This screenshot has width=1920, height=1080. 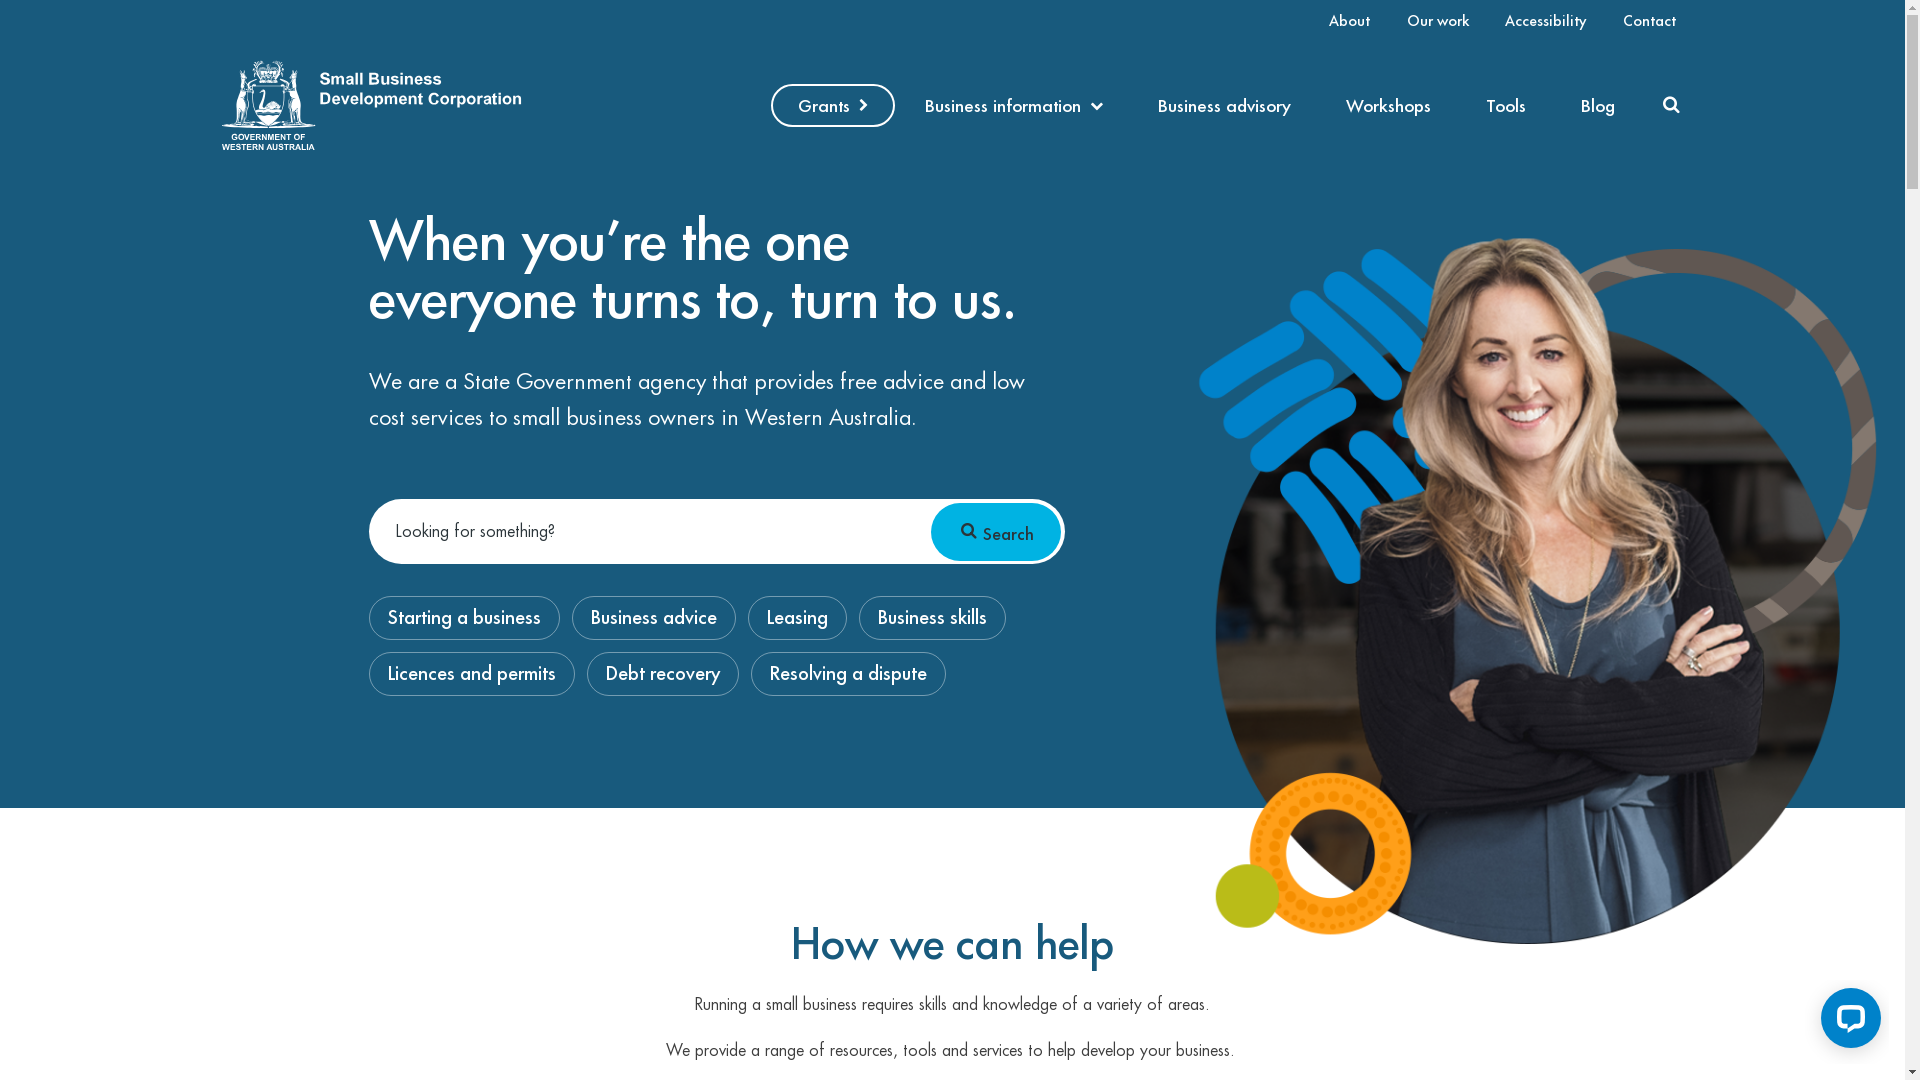 I want to click on 'Contact', so click(x=1613, y=21).